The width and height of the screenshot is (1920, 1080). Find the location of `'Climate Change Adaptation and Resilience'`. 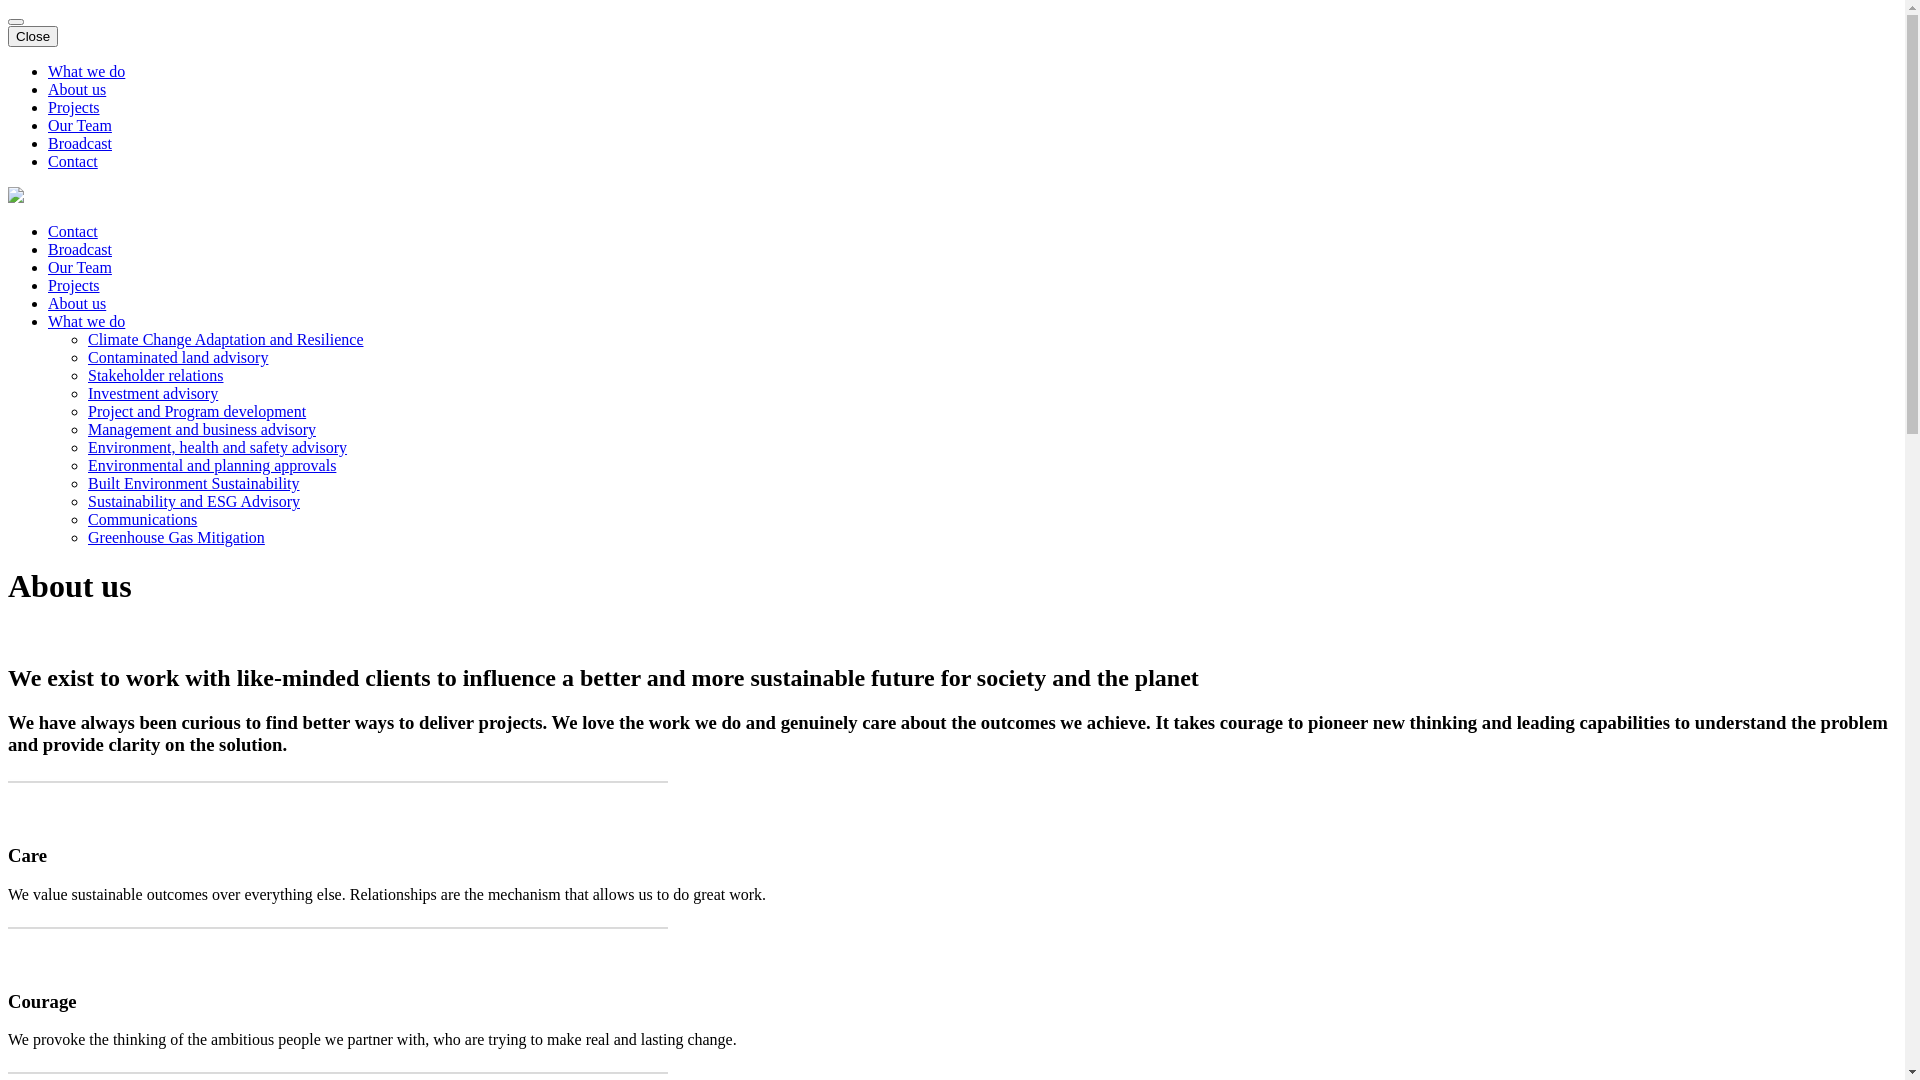

'Climate Change Adaptation and Resilience' is located at coordinates (225, 338).